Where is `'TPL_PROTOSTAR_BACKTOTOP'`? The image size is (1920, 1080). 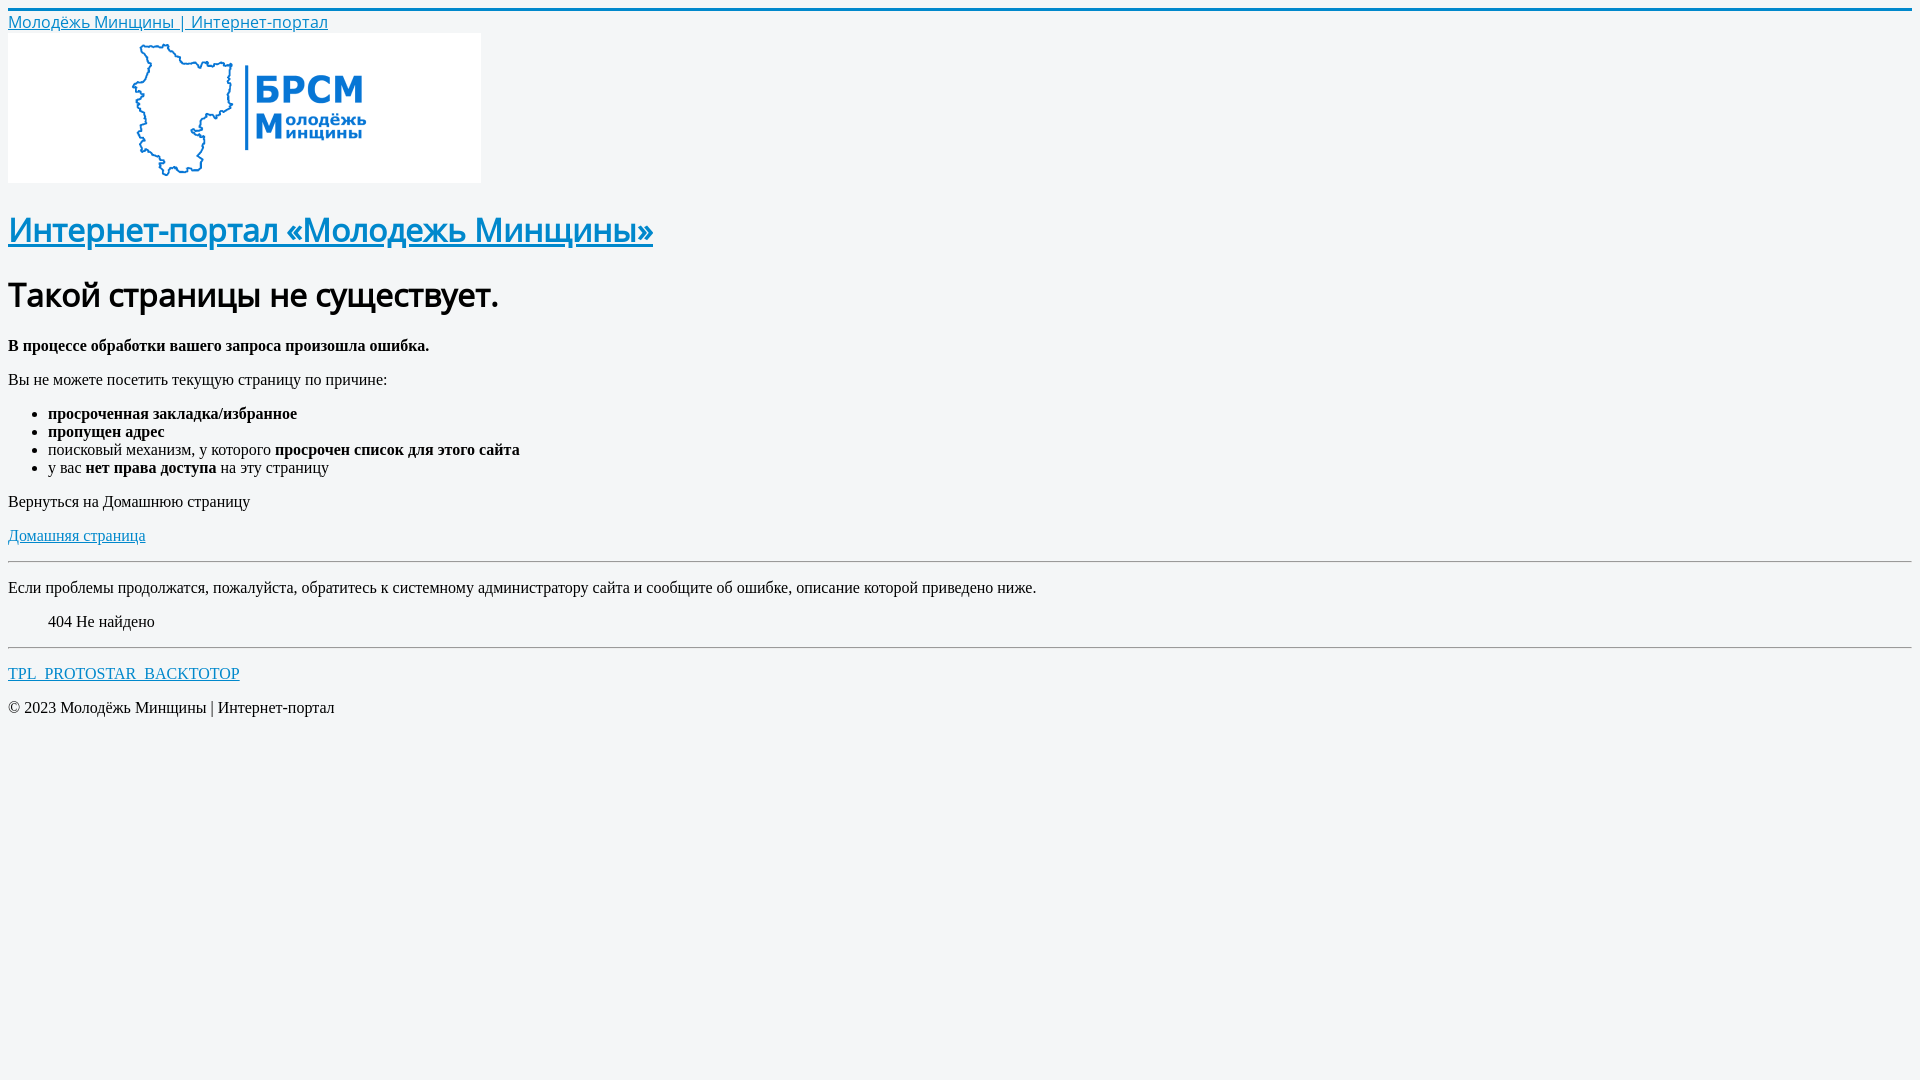 'TPL_PROTOSTAR_BACKTOTOP' is located at coordinates (123, 673).